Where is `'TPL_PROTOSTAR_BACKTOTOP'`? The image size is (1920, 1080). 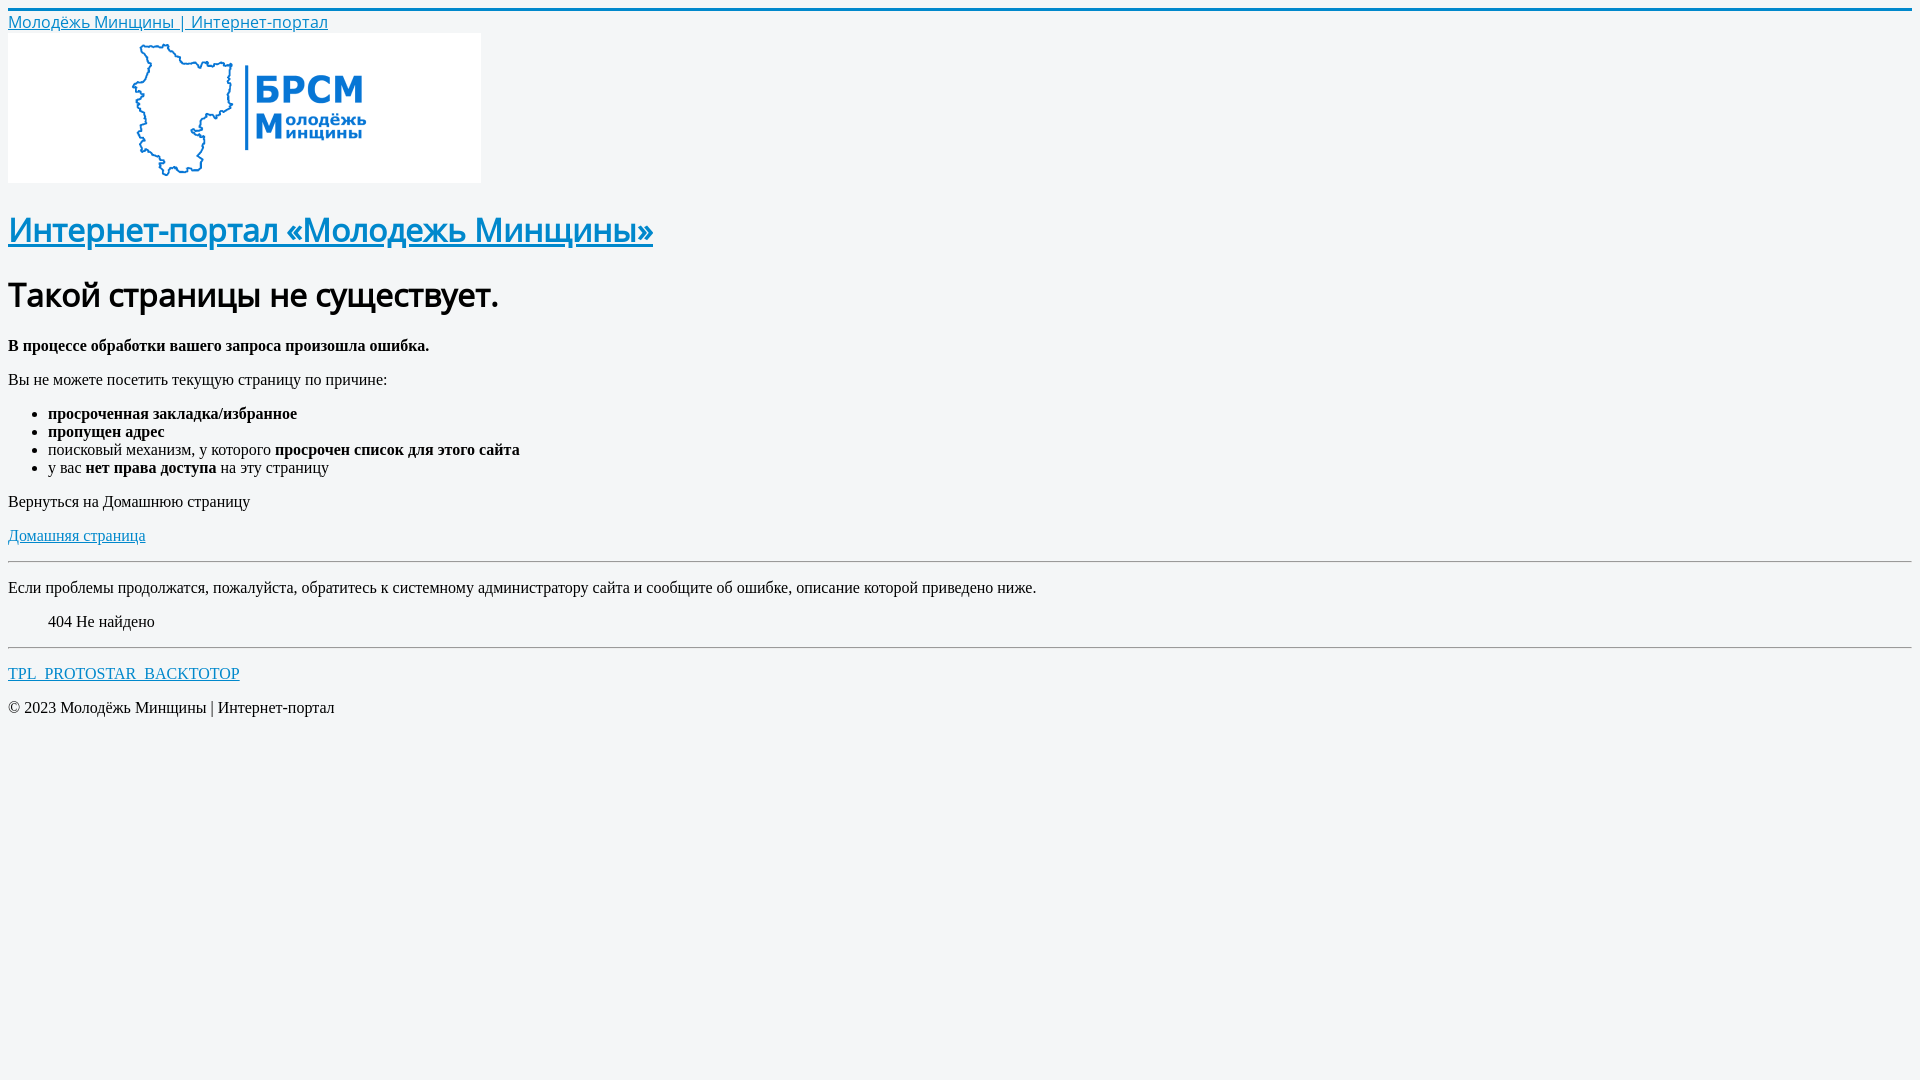 'TPL_PROTOSTAR_BACKTOTOP' is located at coordinates (123, 673).